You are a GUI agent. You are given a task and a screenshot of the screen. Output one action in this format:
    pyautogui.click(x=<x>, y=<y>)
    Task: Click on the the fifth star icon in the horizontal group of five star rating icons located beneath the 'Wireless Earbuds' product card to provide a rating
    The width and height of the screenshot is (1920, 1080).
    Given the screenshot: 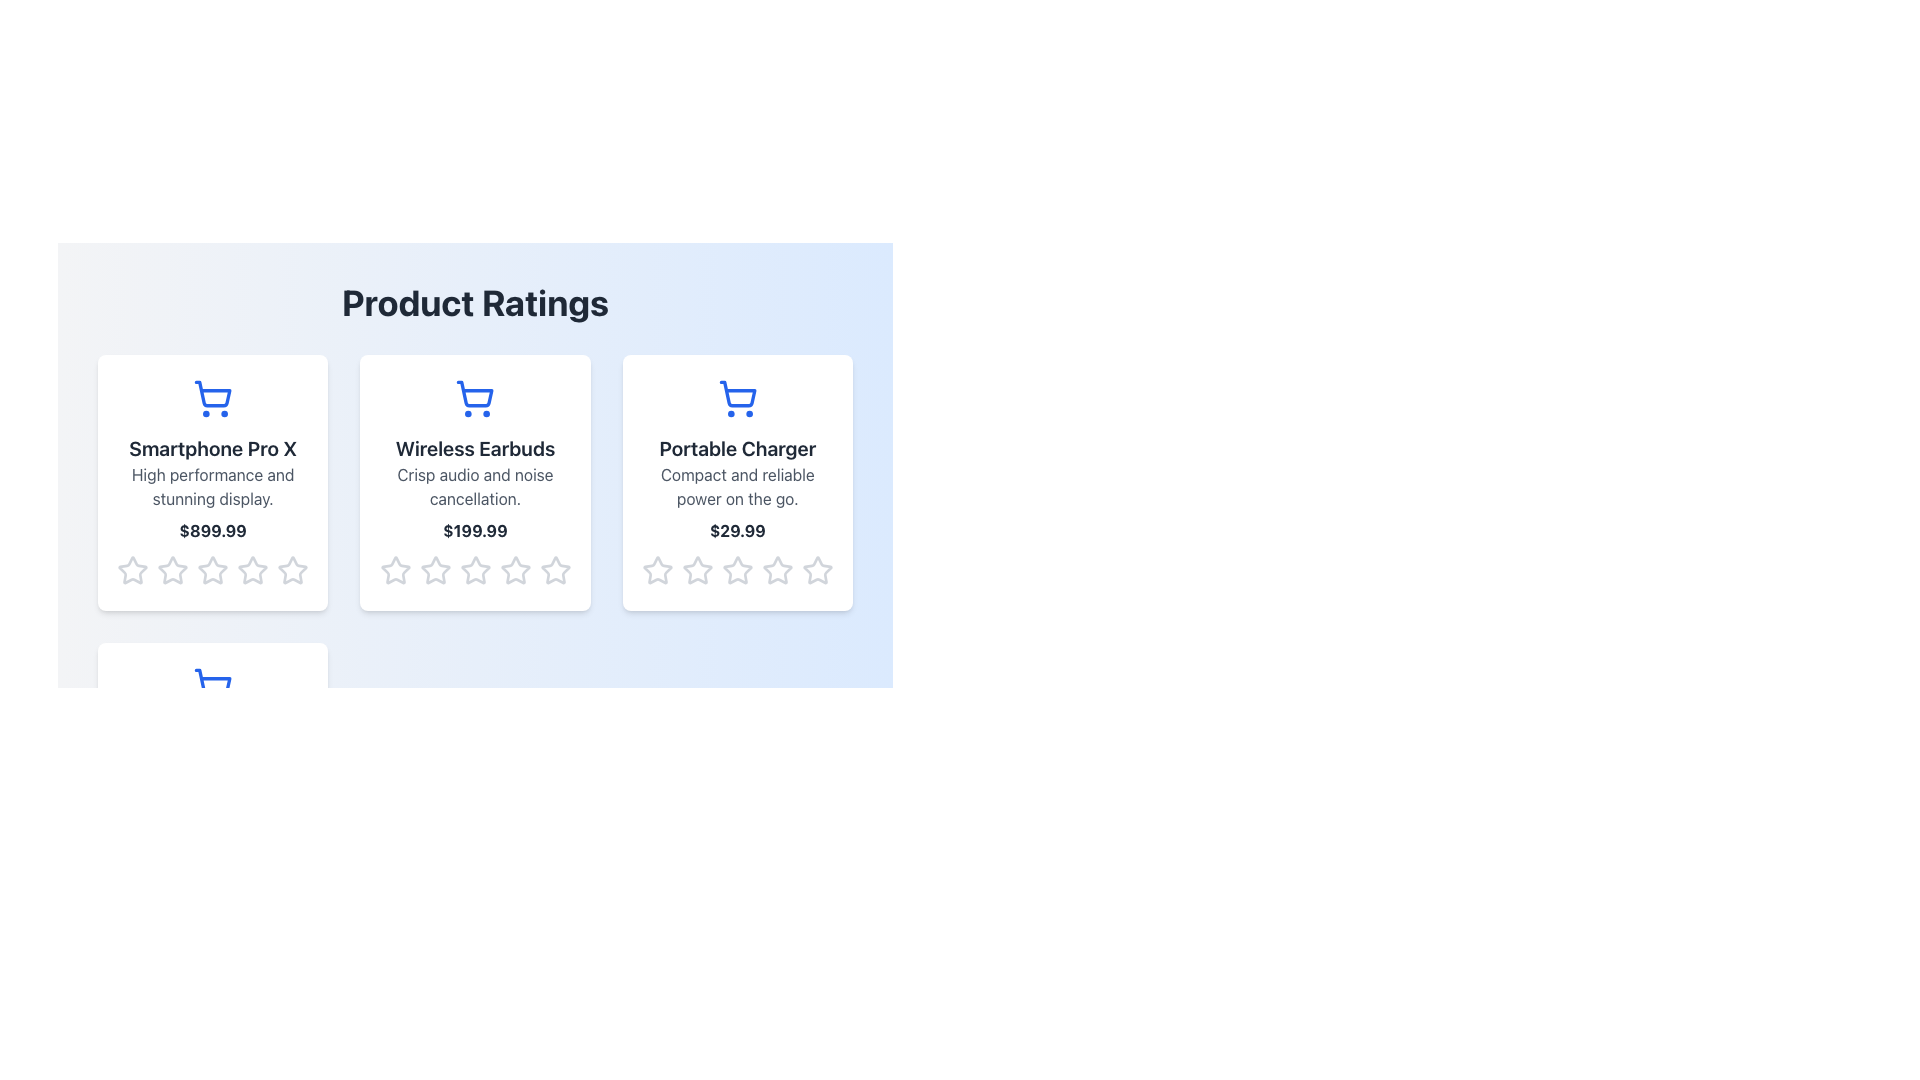 What is the action you would take?
    pyautogui.click(x=555, y=570)
    